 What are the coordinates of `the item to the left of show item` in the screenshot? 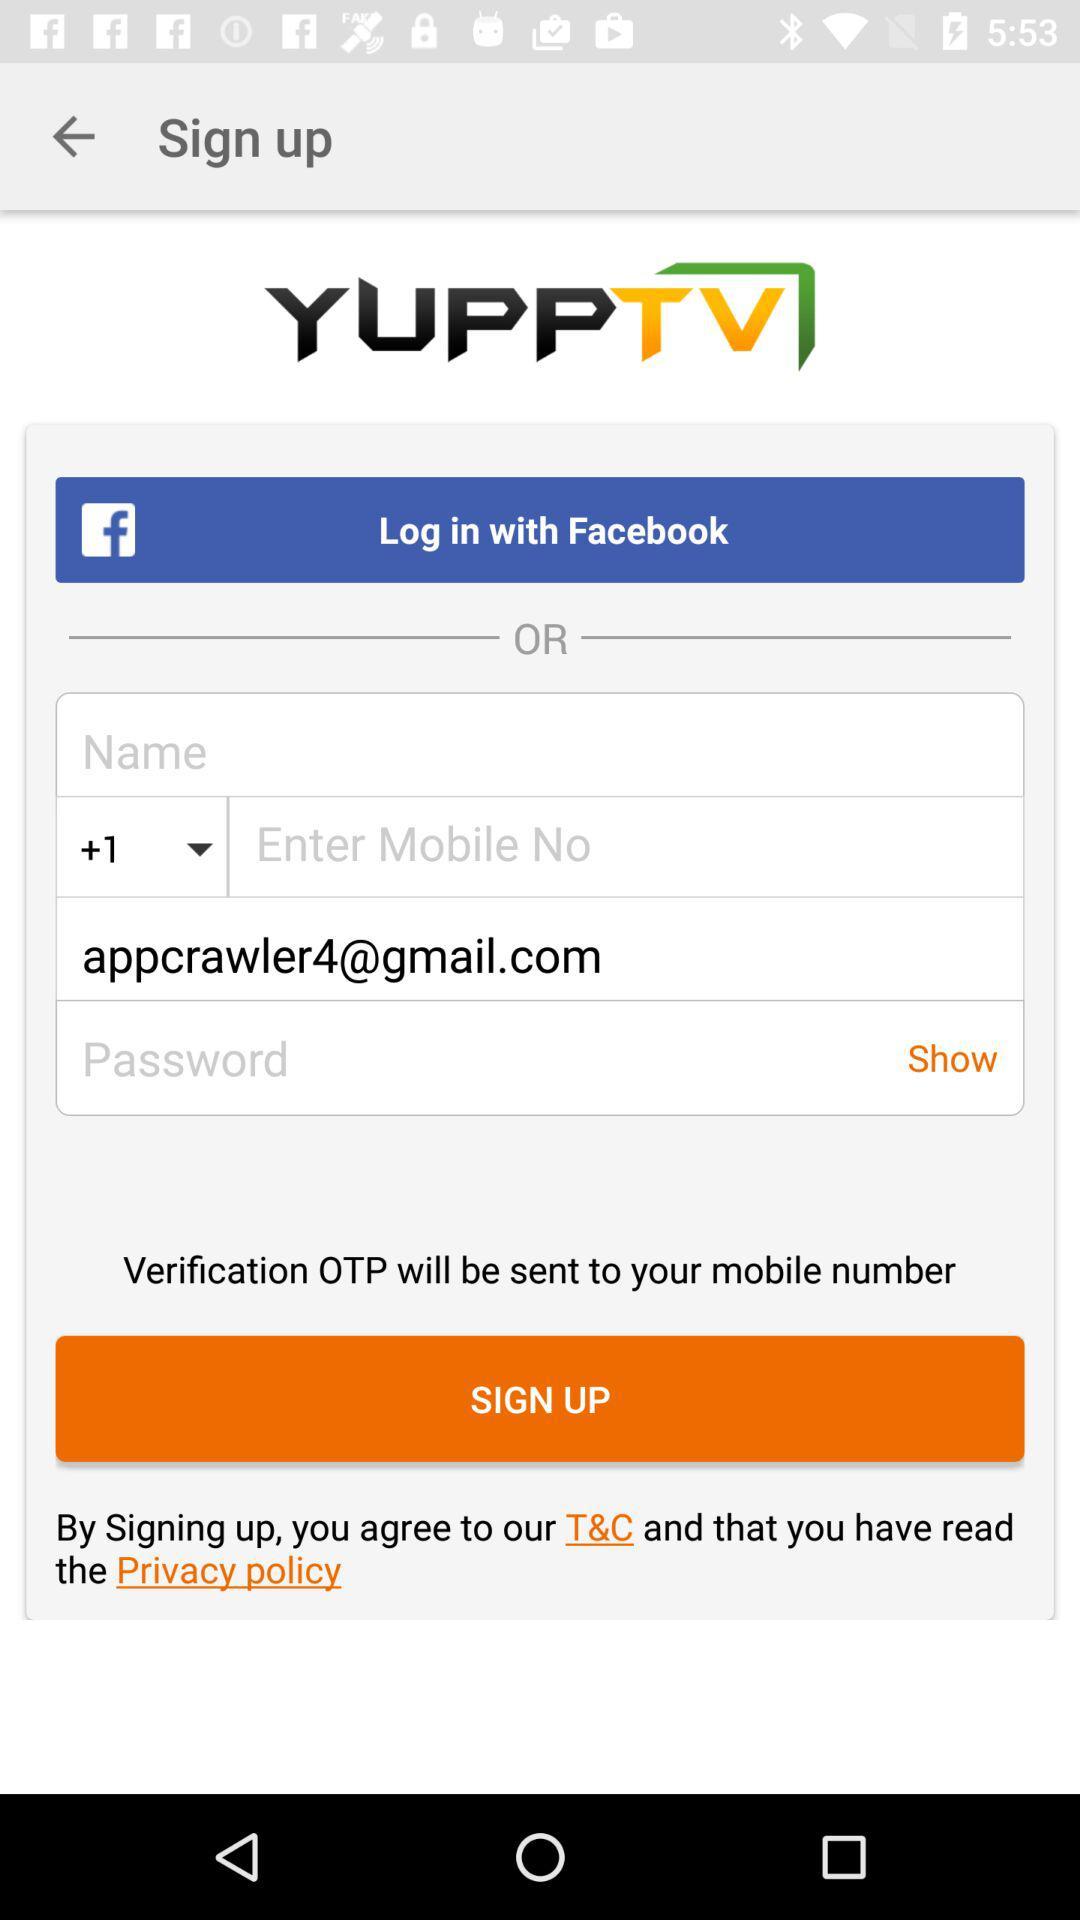 It's located at (468, 1056).